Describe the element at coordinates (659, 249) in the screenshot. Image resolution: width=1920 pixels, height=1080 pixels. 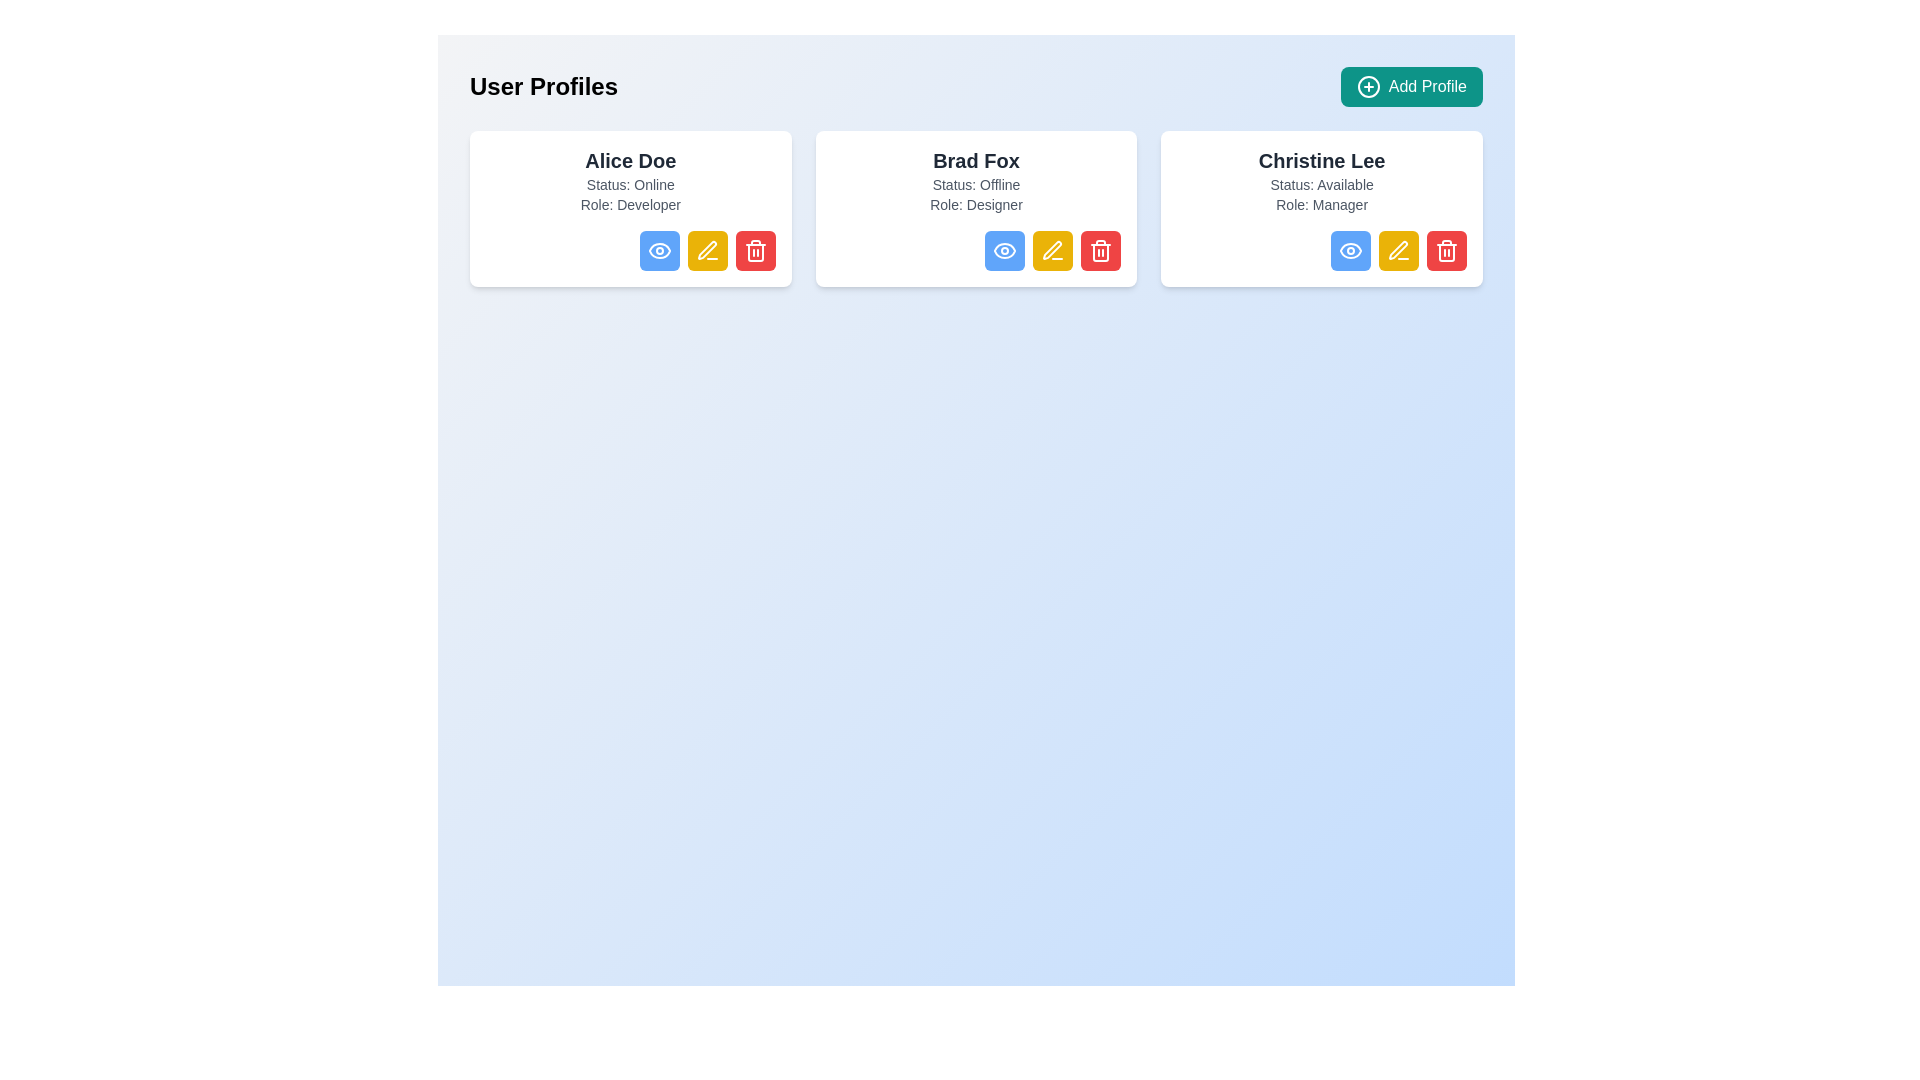
I see `the blue button with white text and an eye icon located under the profile of 'Alice Doe'` at that location.